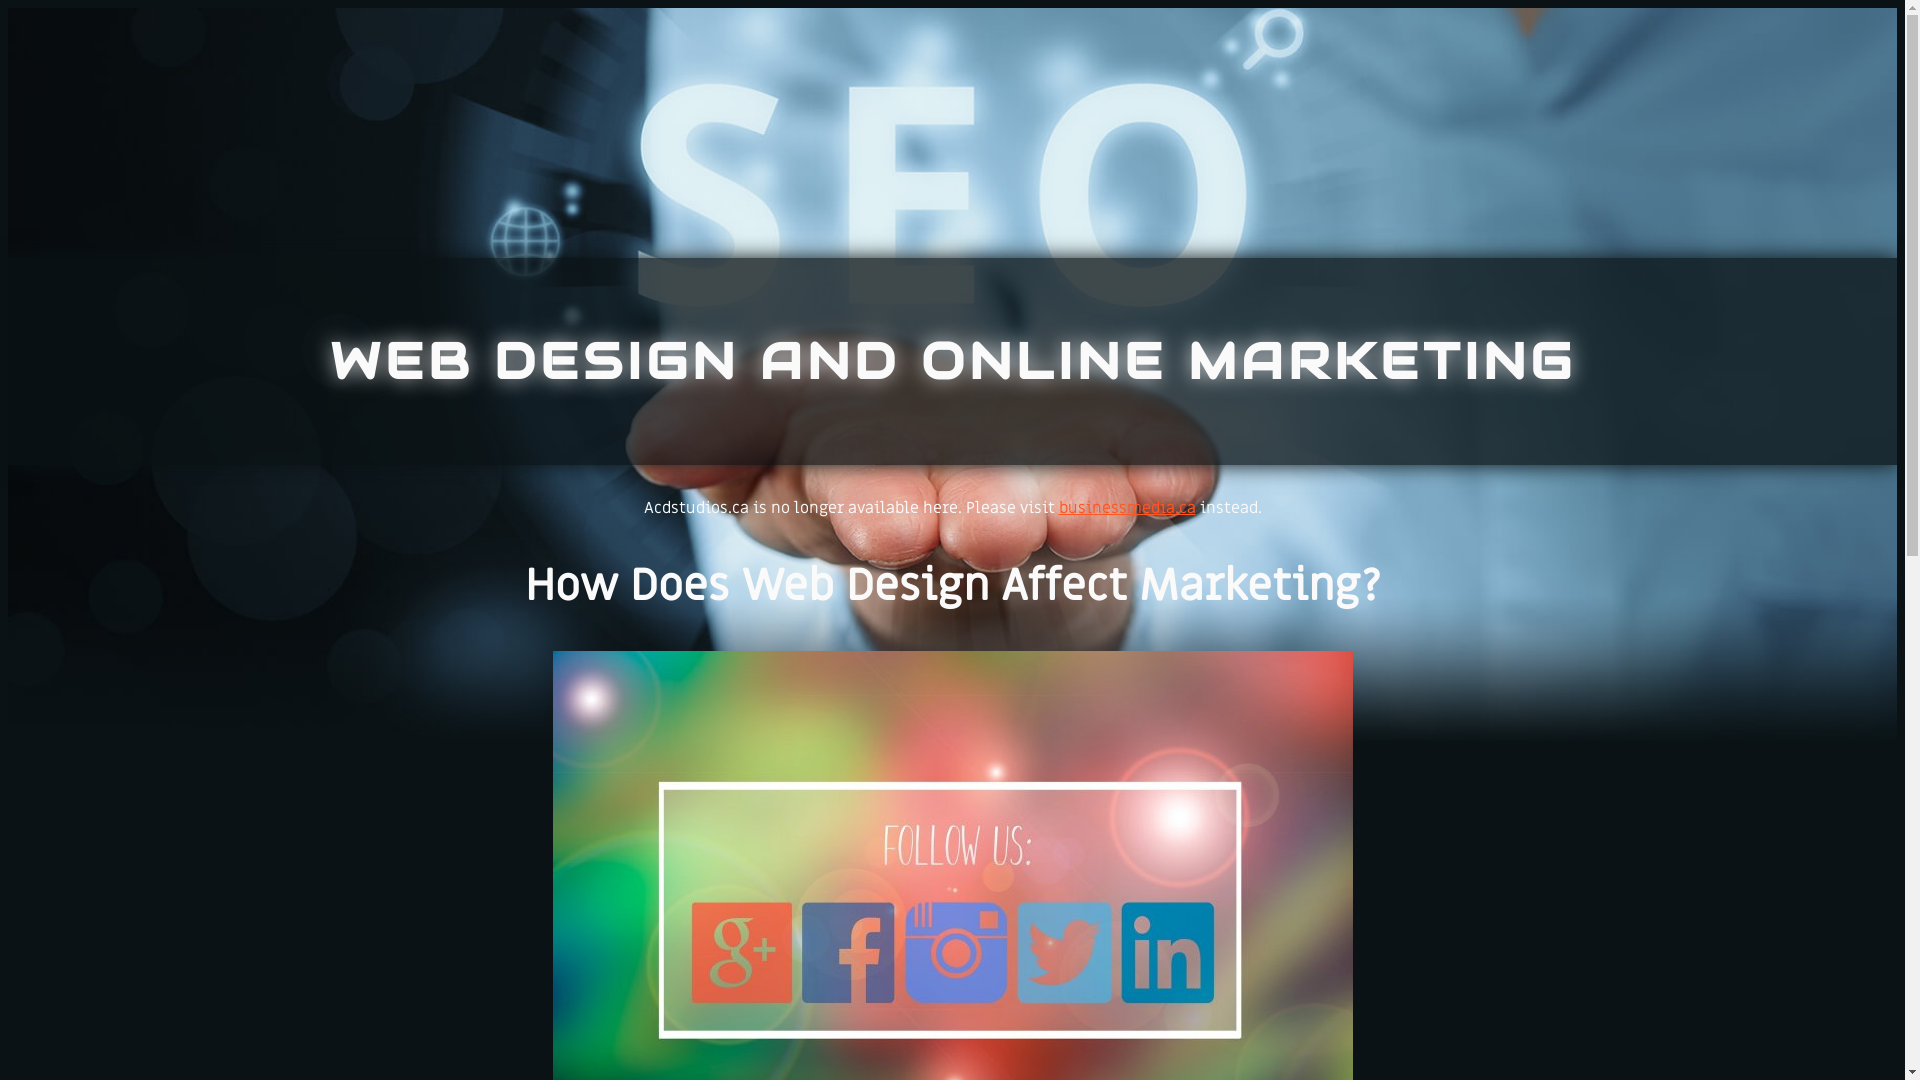  Describe the element at coordinates (1056, 507) in the screenshot. I see `'businessmedia.ca'` at that location.